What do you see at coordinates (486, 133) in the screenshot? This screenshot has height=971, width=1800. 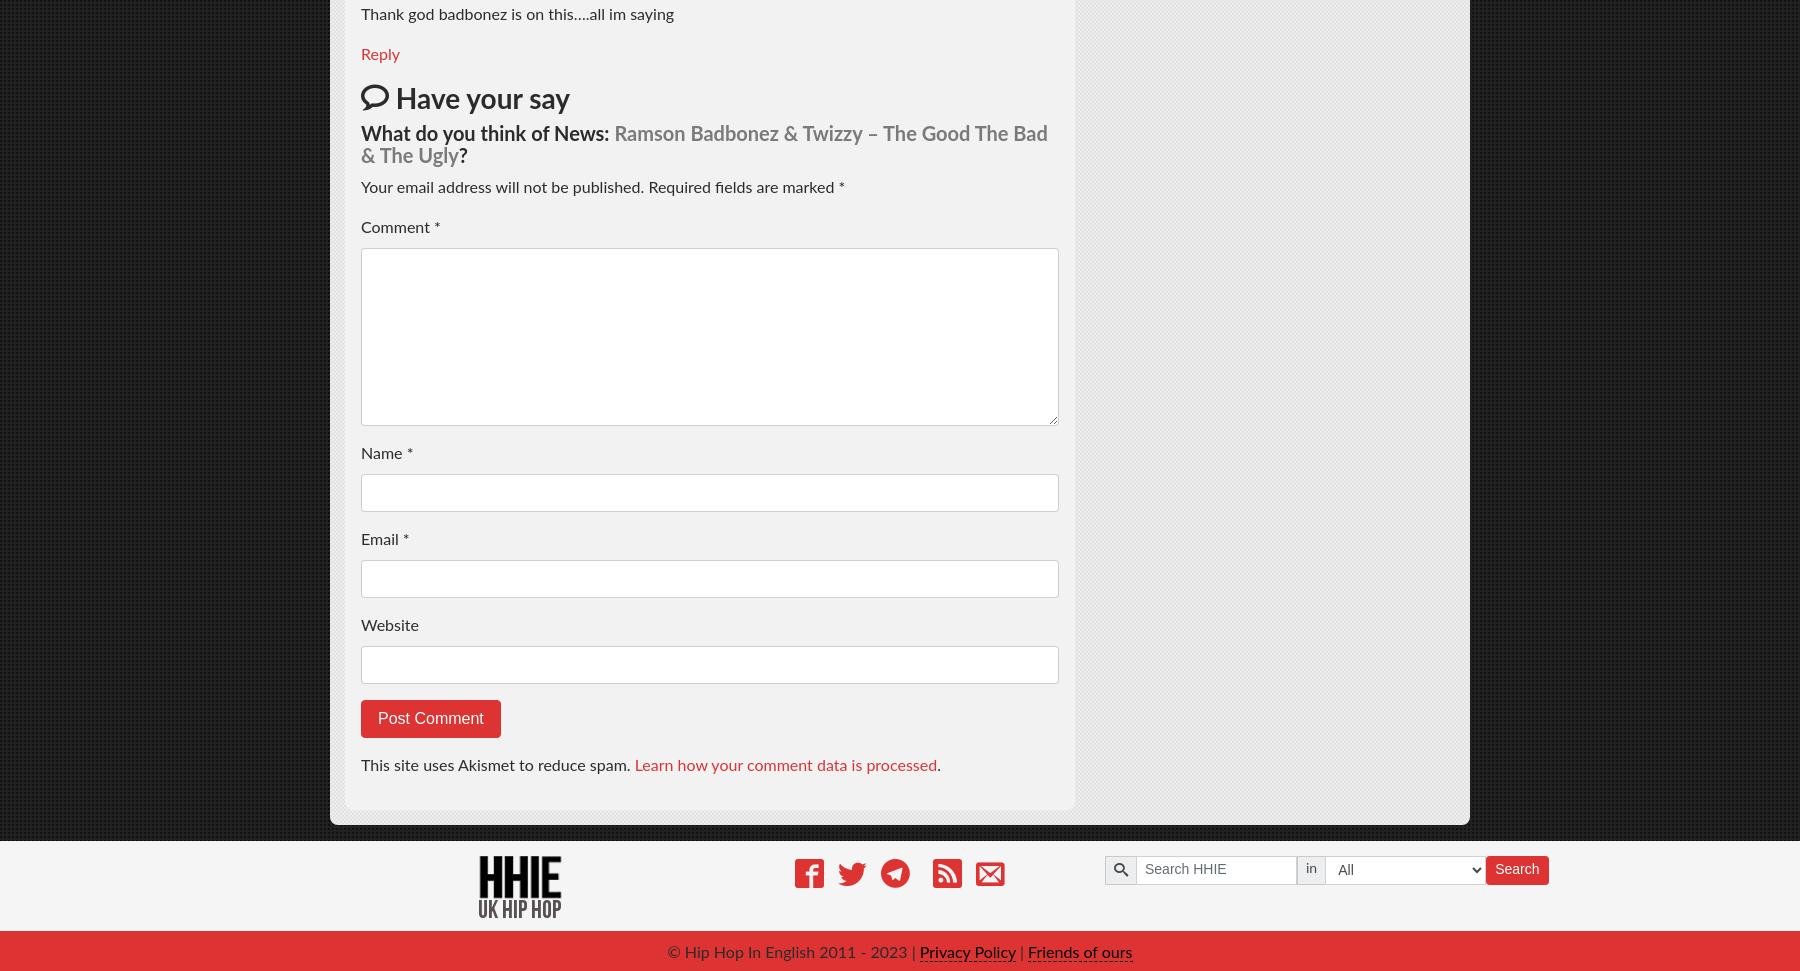 I see `'What do you think of News:'` at bounding box center [486, 133].